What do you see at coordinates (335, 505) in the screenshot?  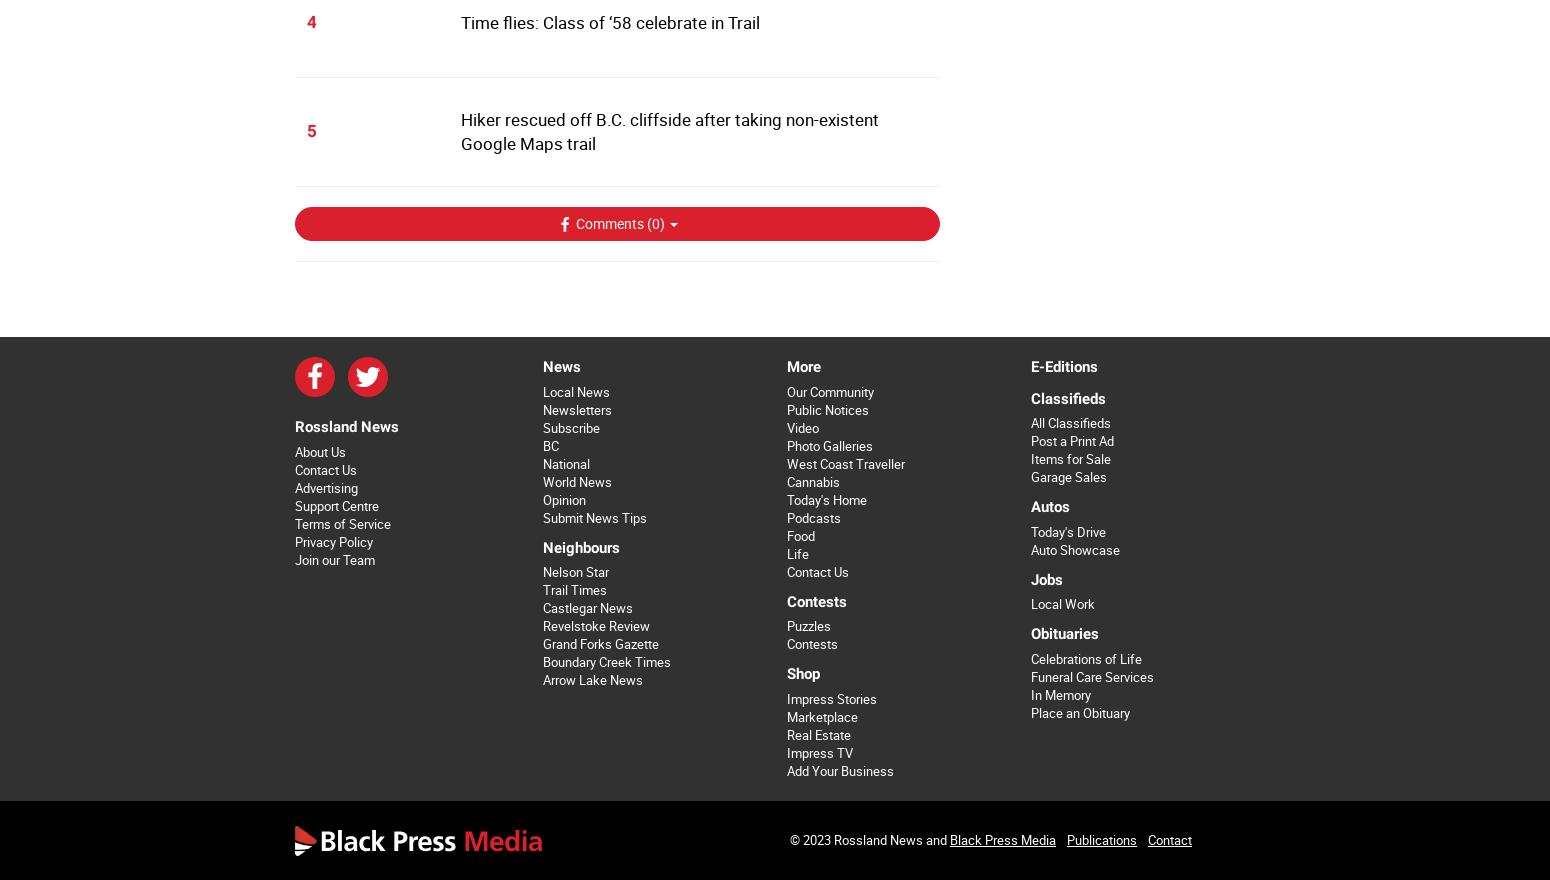 I see `'Support Centre'` at bounding box center [335, 505].